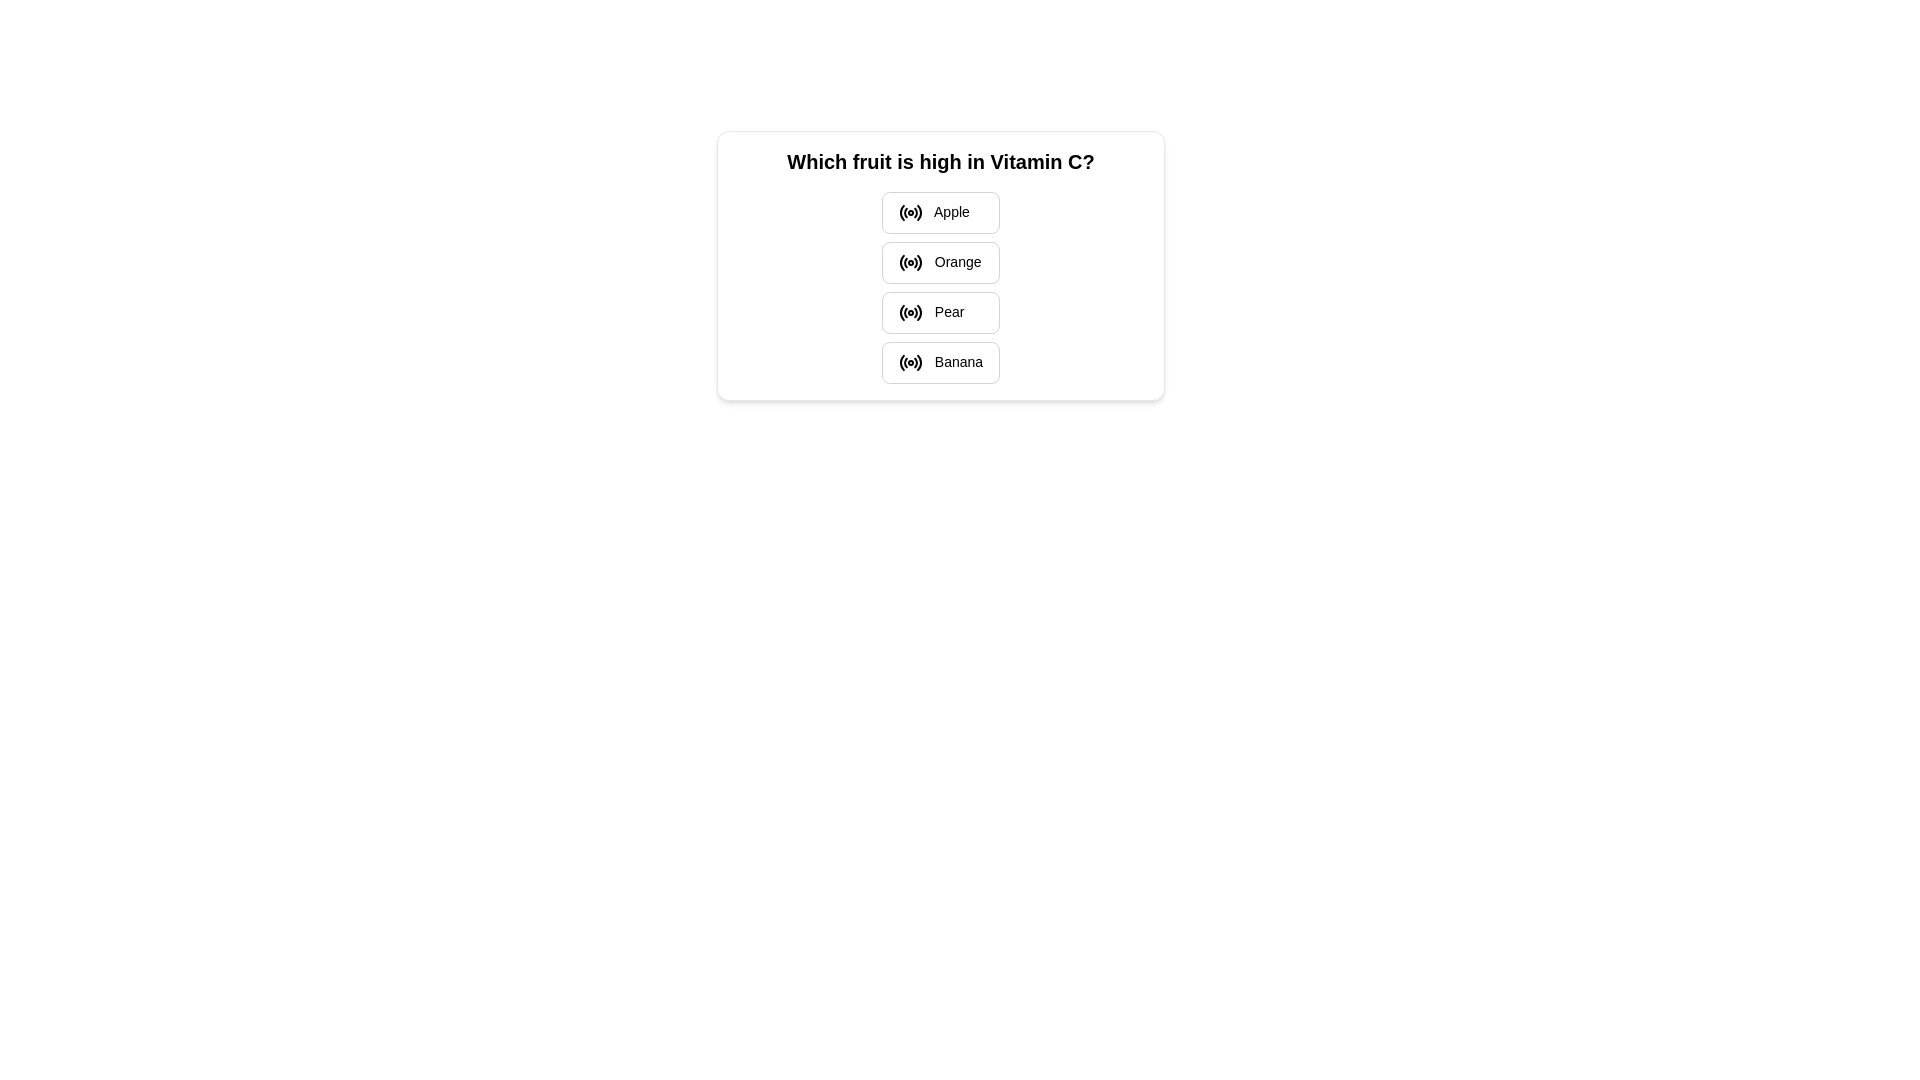  I want to click on the 'Orange' radio button which is selected and highlighted in a vertical list of selectable options, so click(939, 261).